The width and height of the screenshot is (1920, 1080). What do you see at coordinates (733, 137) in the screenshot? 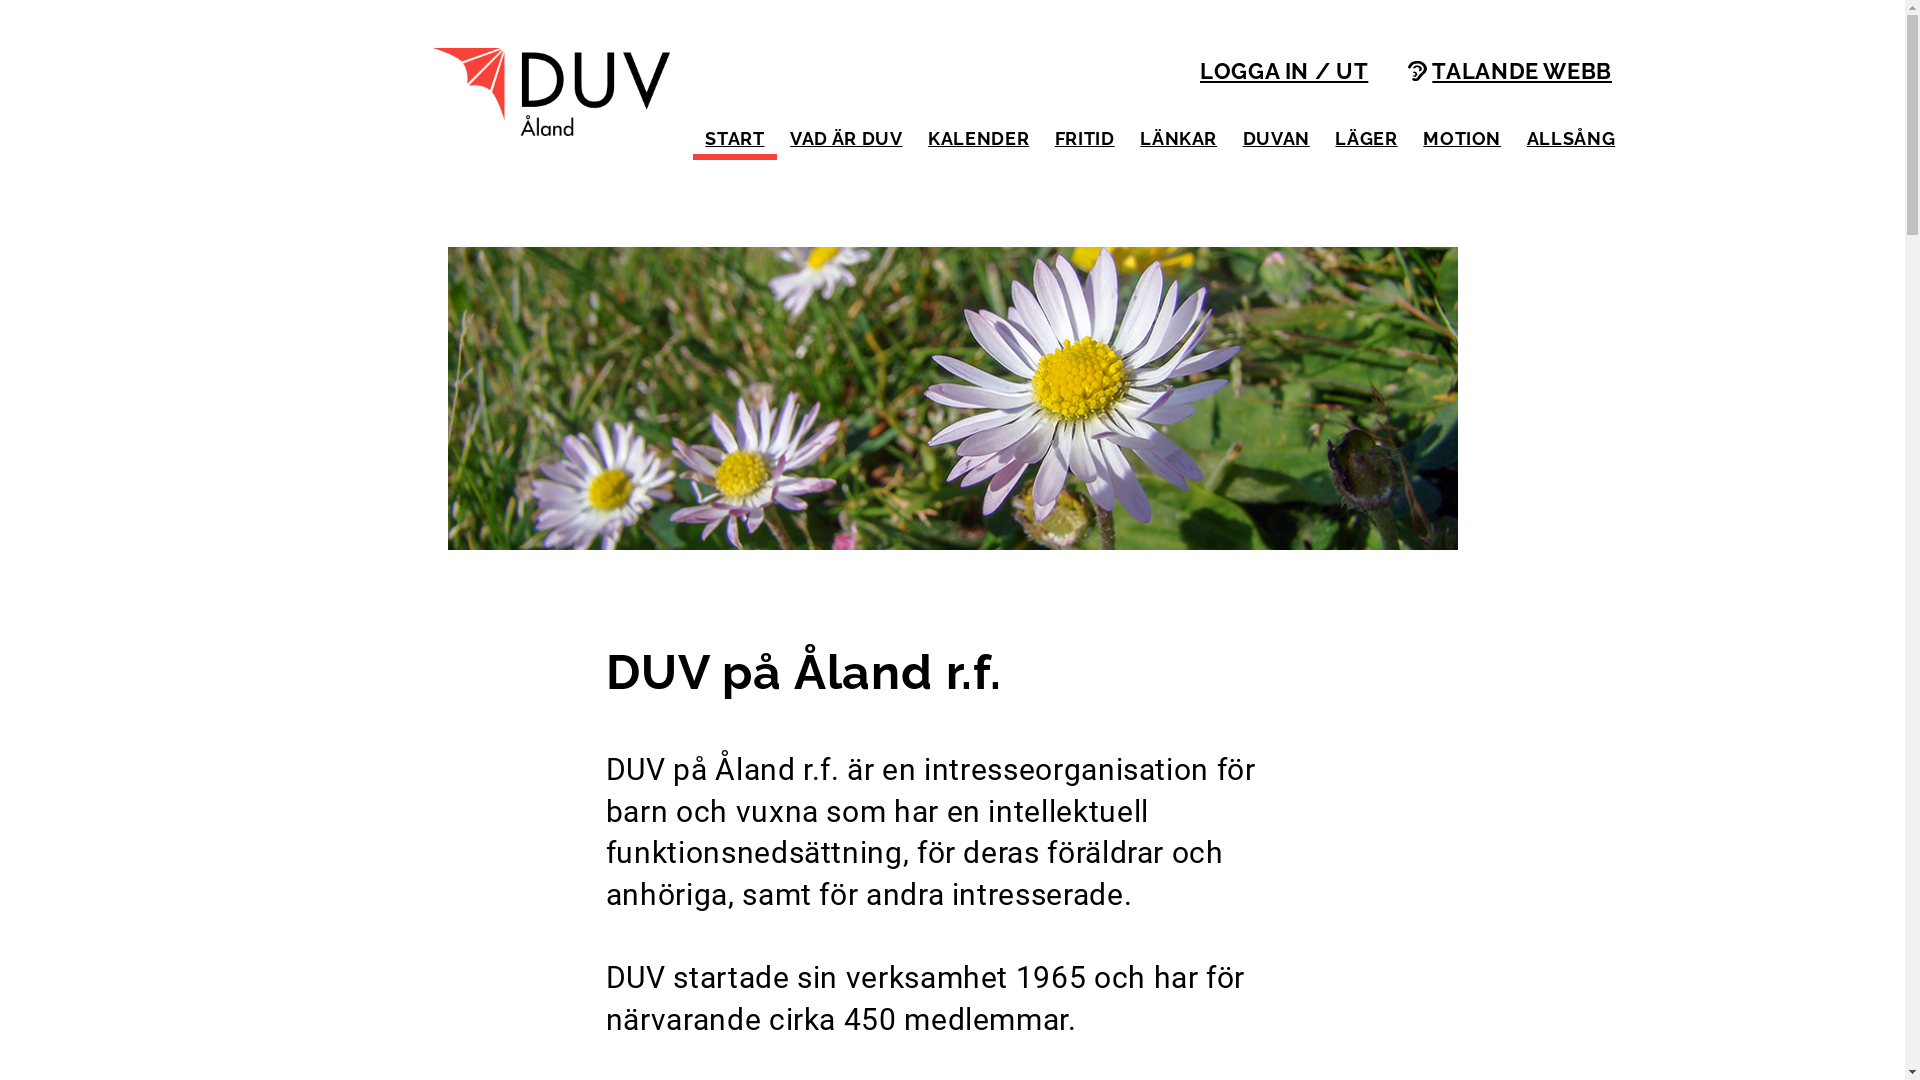
I see `'START'` at bounding box center [733, 137].